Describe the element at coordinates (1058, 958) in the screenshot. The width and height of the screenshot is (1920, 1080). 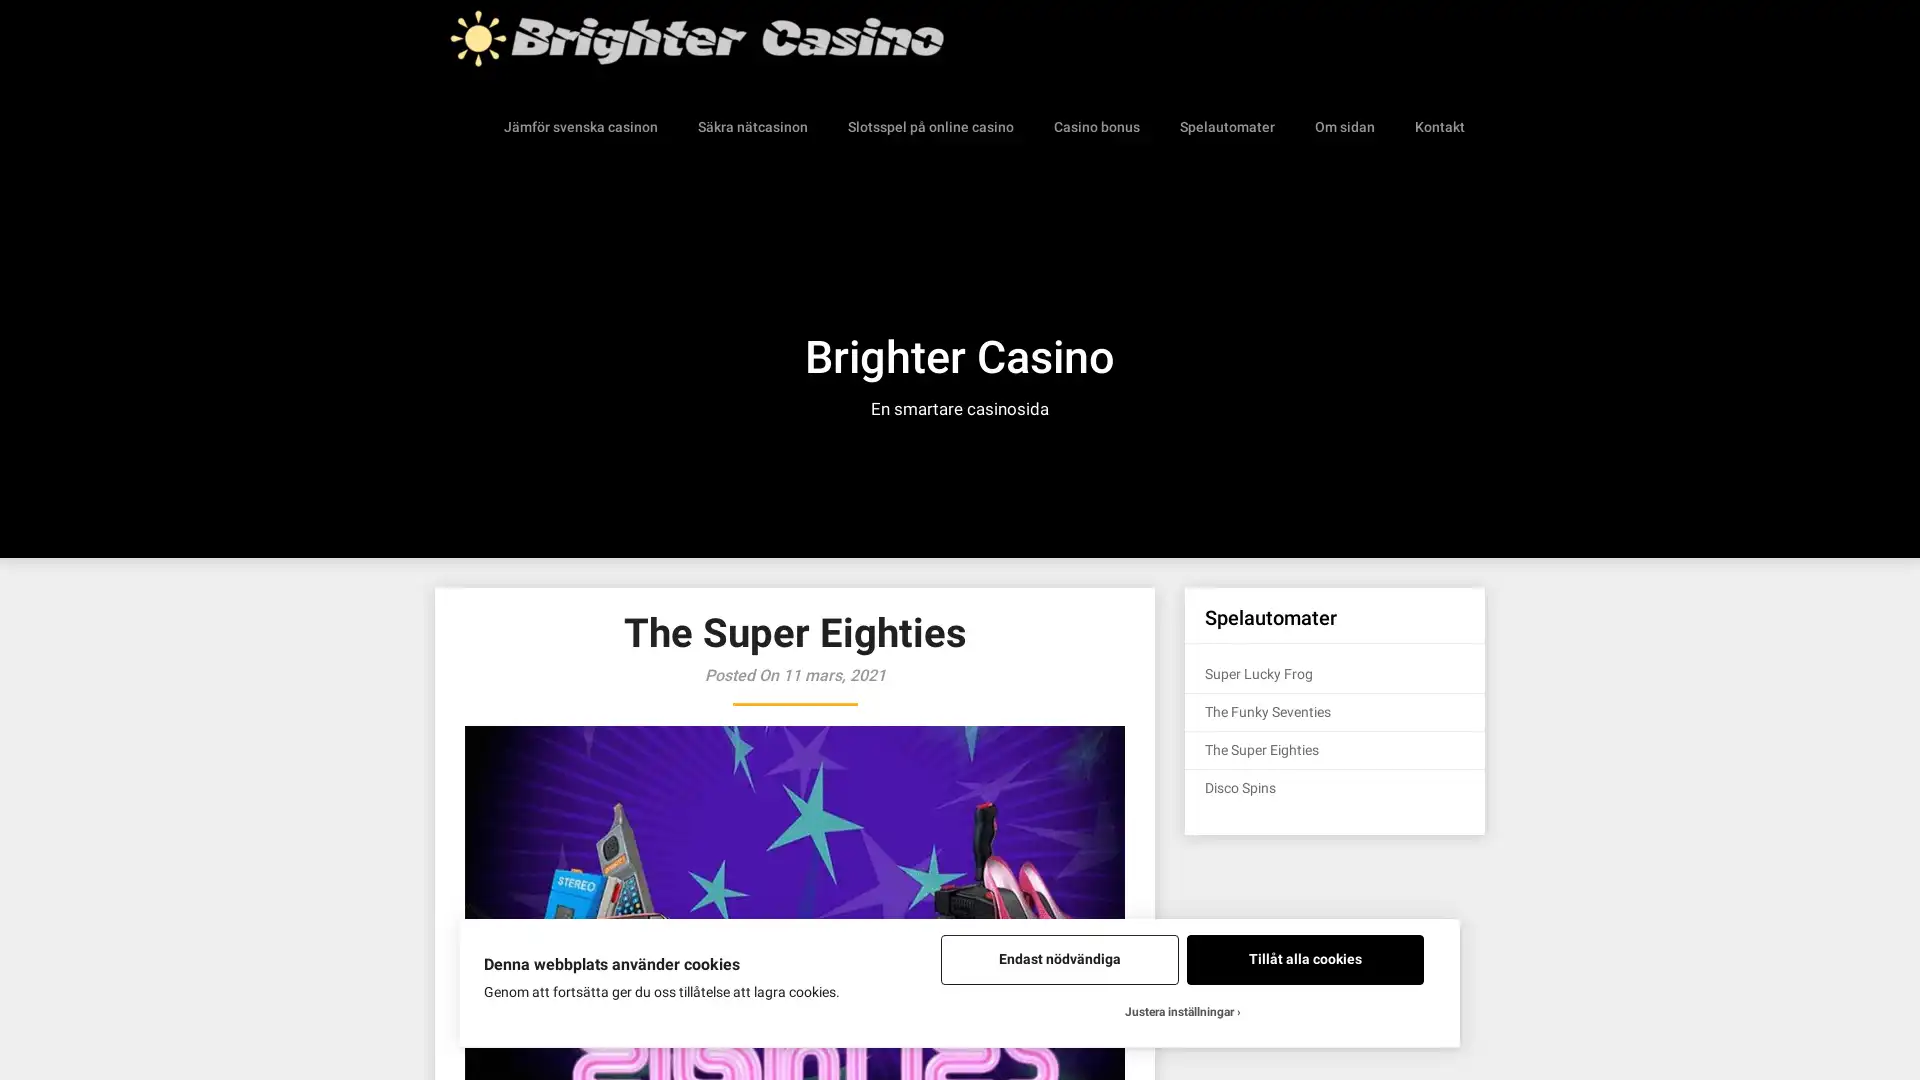
I see `Endast nodvandiga` at that location.